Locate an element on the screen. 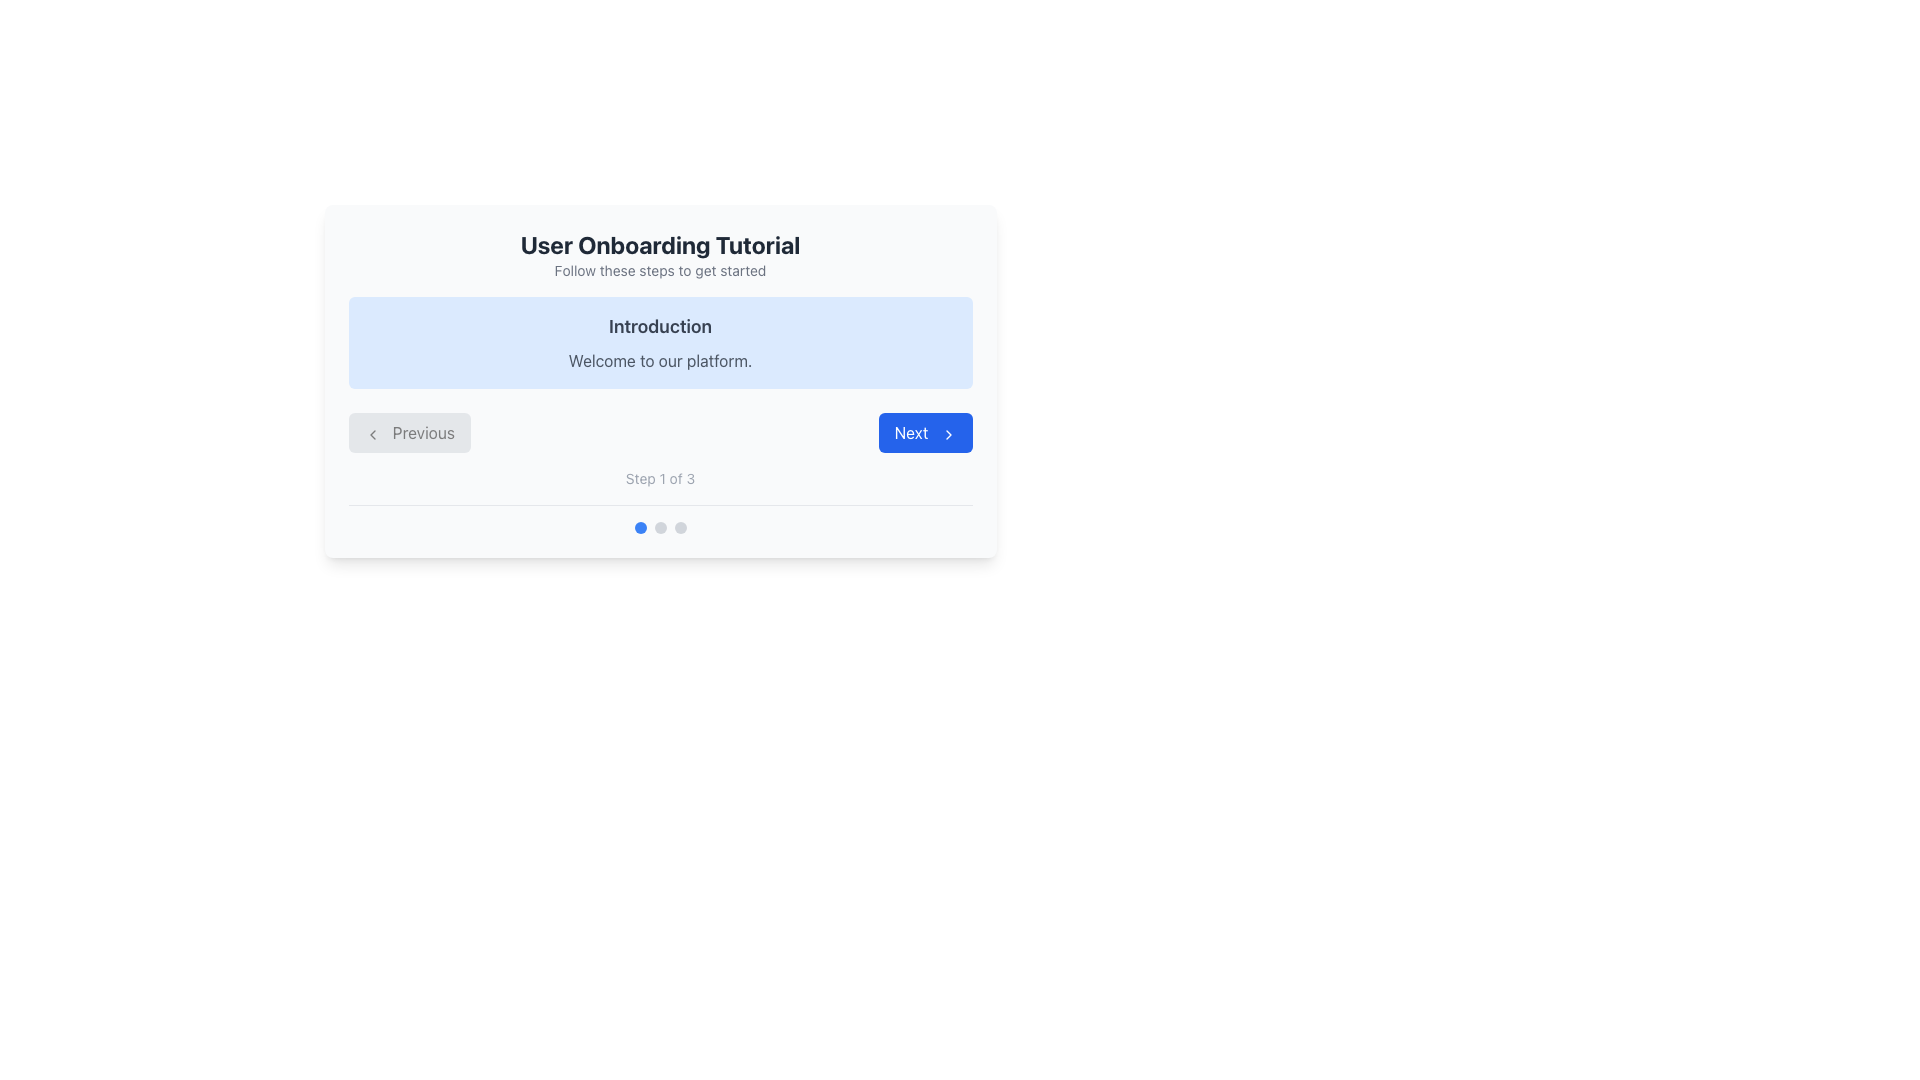 The image size is (1920, 1080). the pagination indicators (dots) located in the 'User Onboarding Tutorial' section is located at coordinates (660, 518).